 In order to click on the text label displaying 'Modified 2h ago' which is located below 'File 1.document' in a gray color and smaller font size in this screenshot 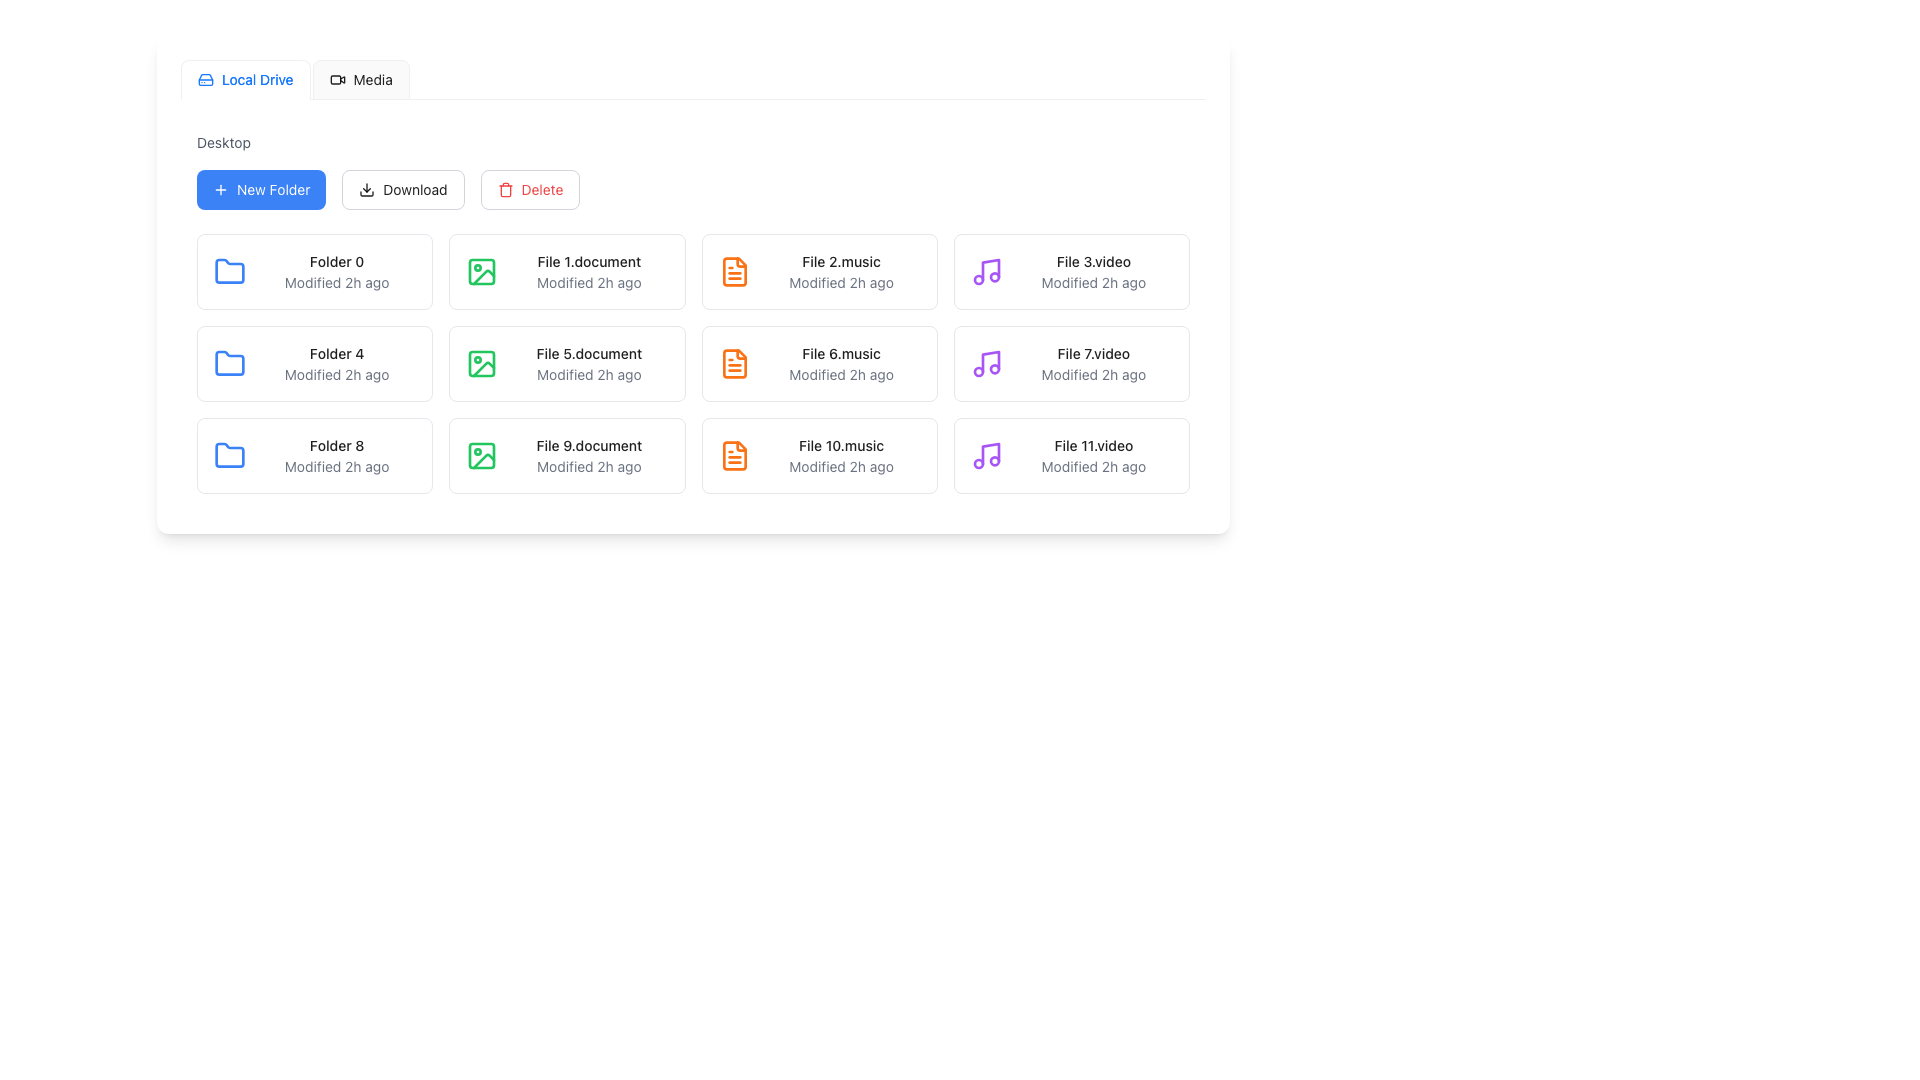, I will do `click(588, 282)`.